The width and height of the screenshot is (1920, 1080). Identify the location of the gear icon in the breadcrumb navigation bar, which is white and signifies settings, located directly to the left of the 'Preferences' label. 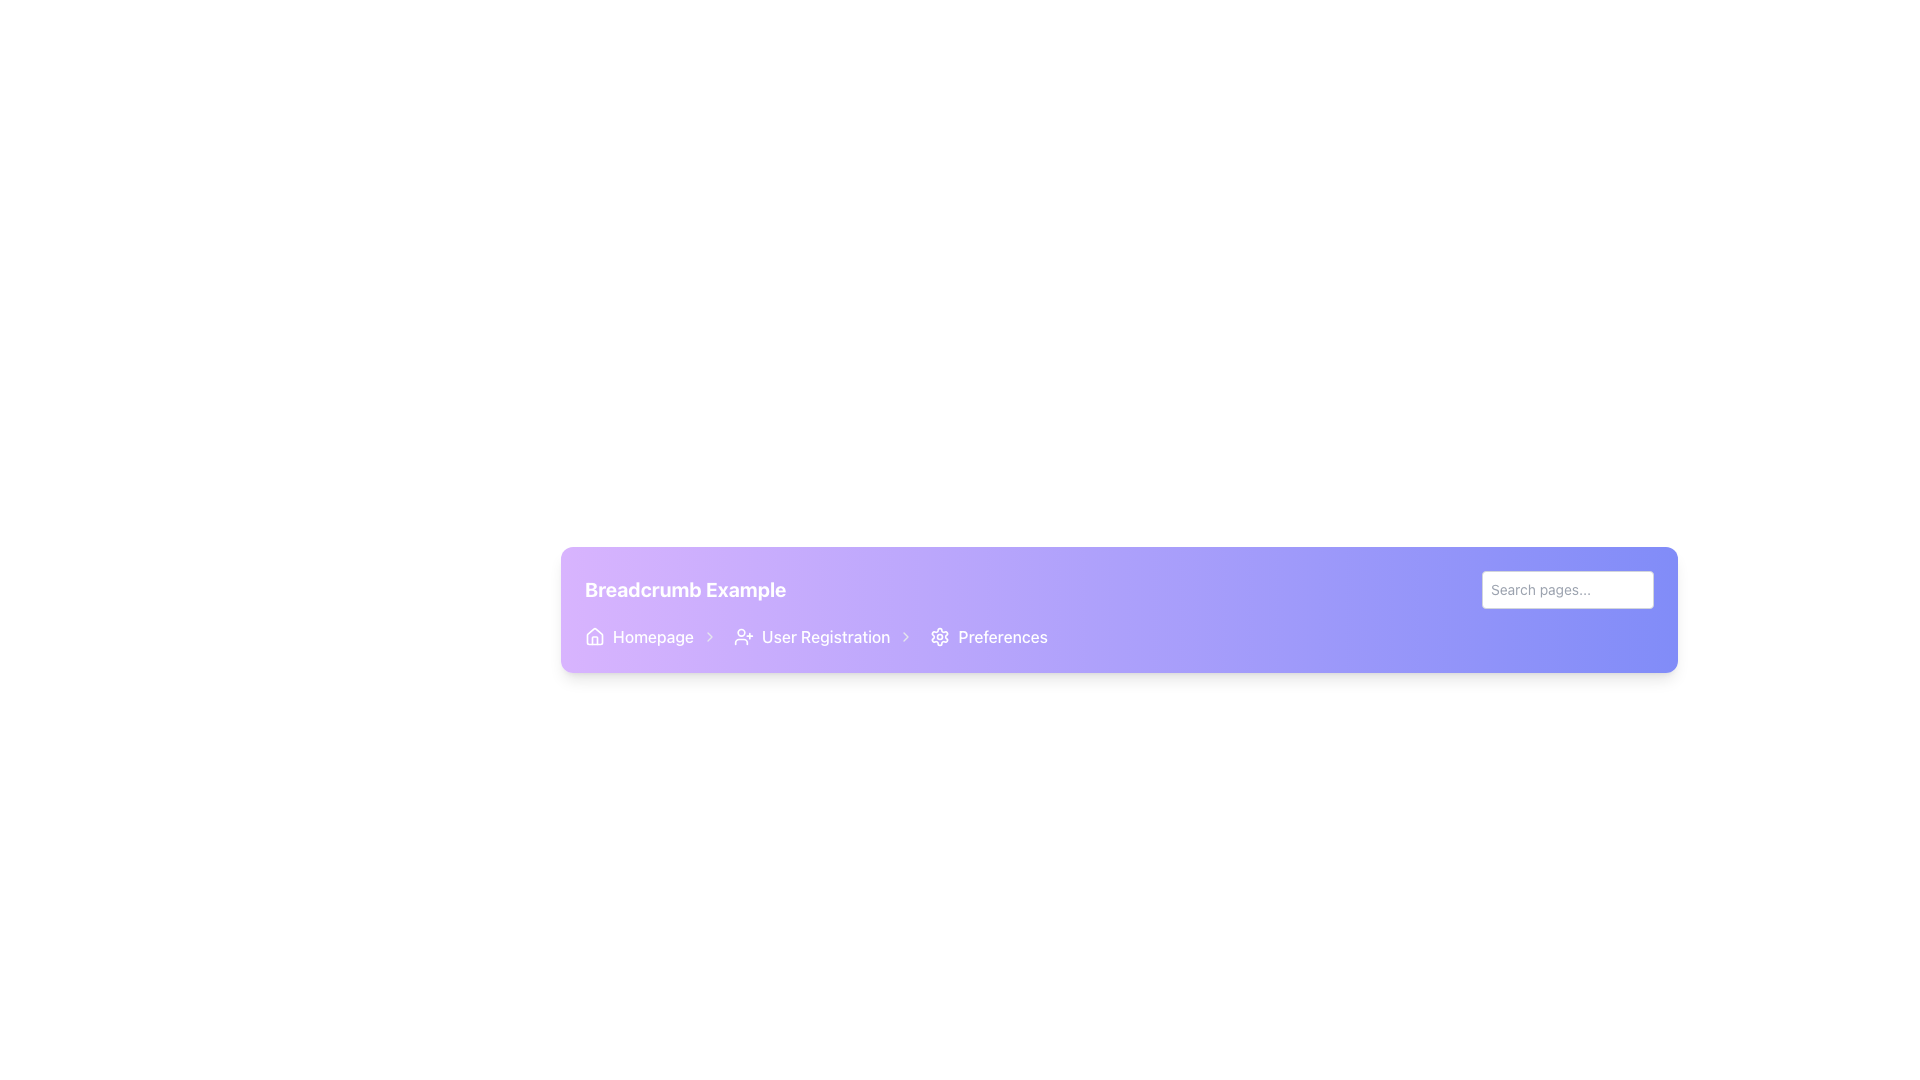
(939, 636).